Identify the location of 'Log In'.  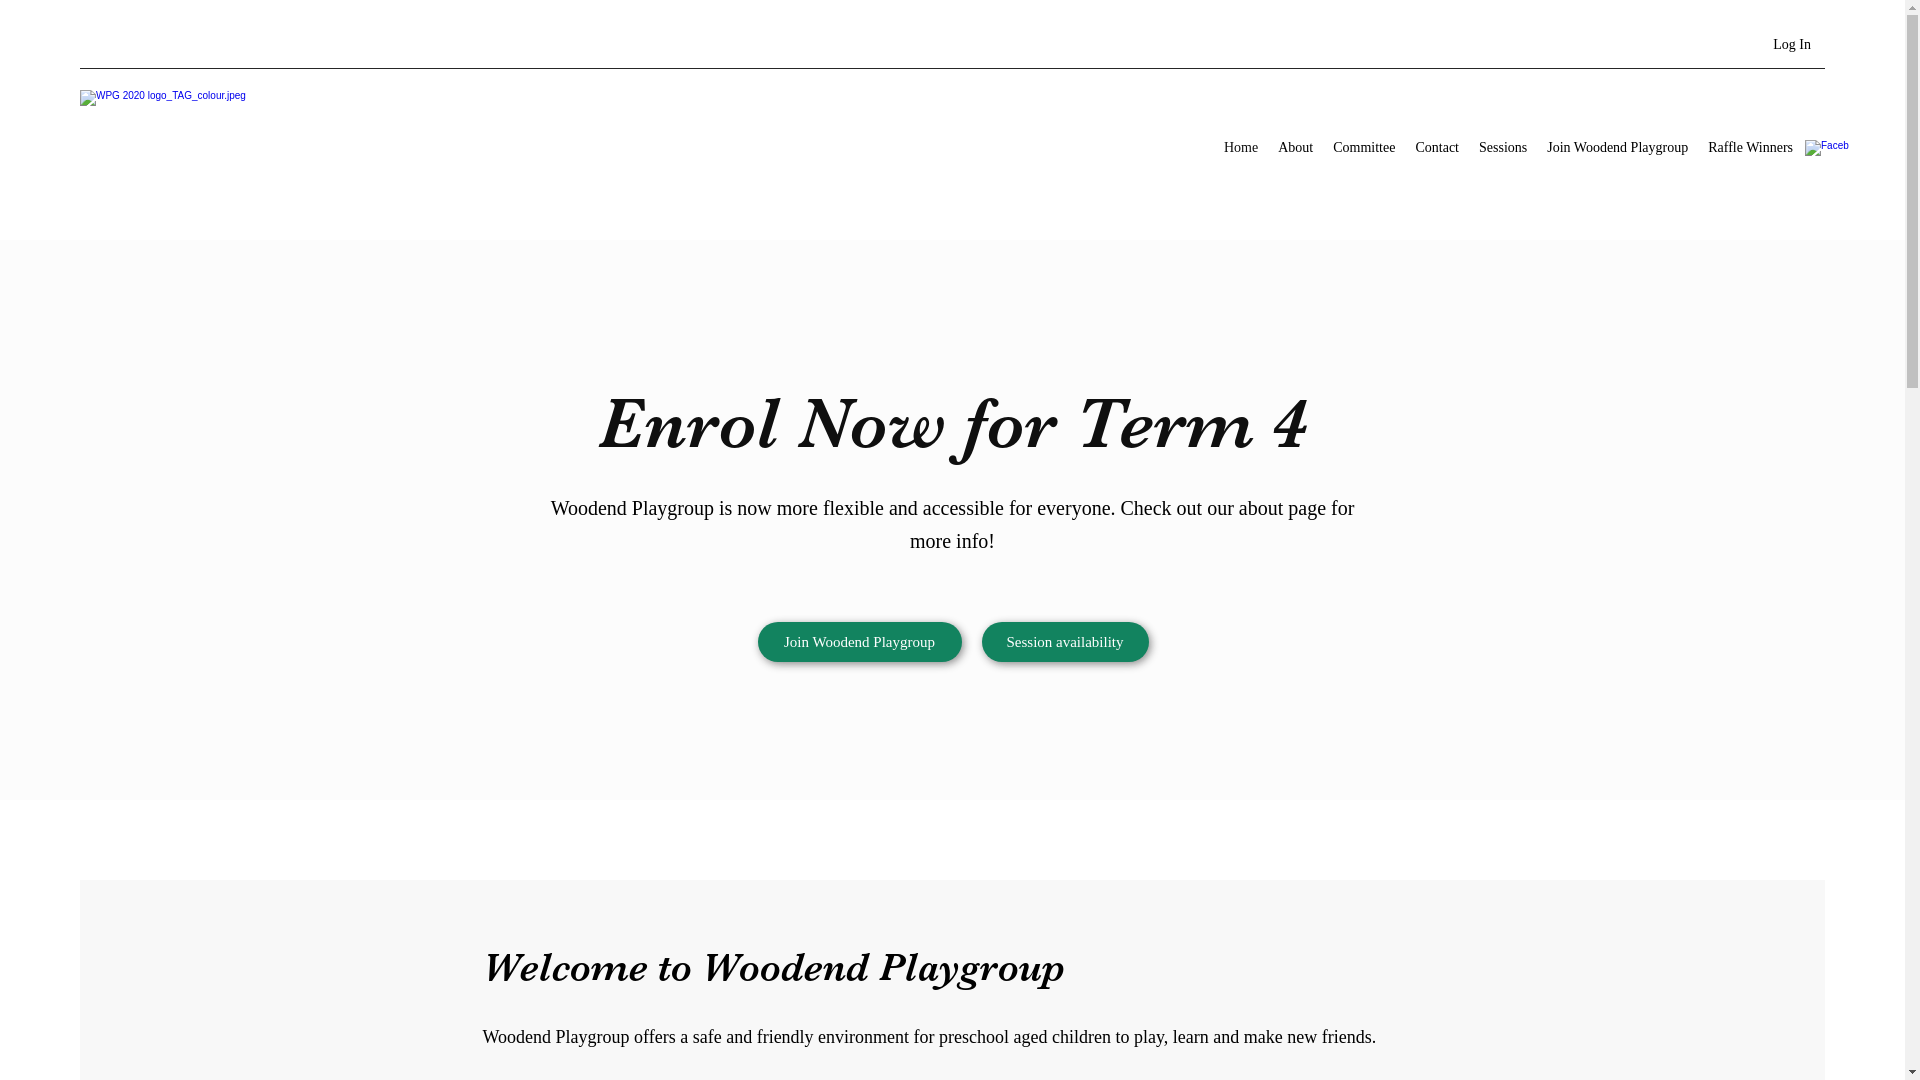
(1791, 44).